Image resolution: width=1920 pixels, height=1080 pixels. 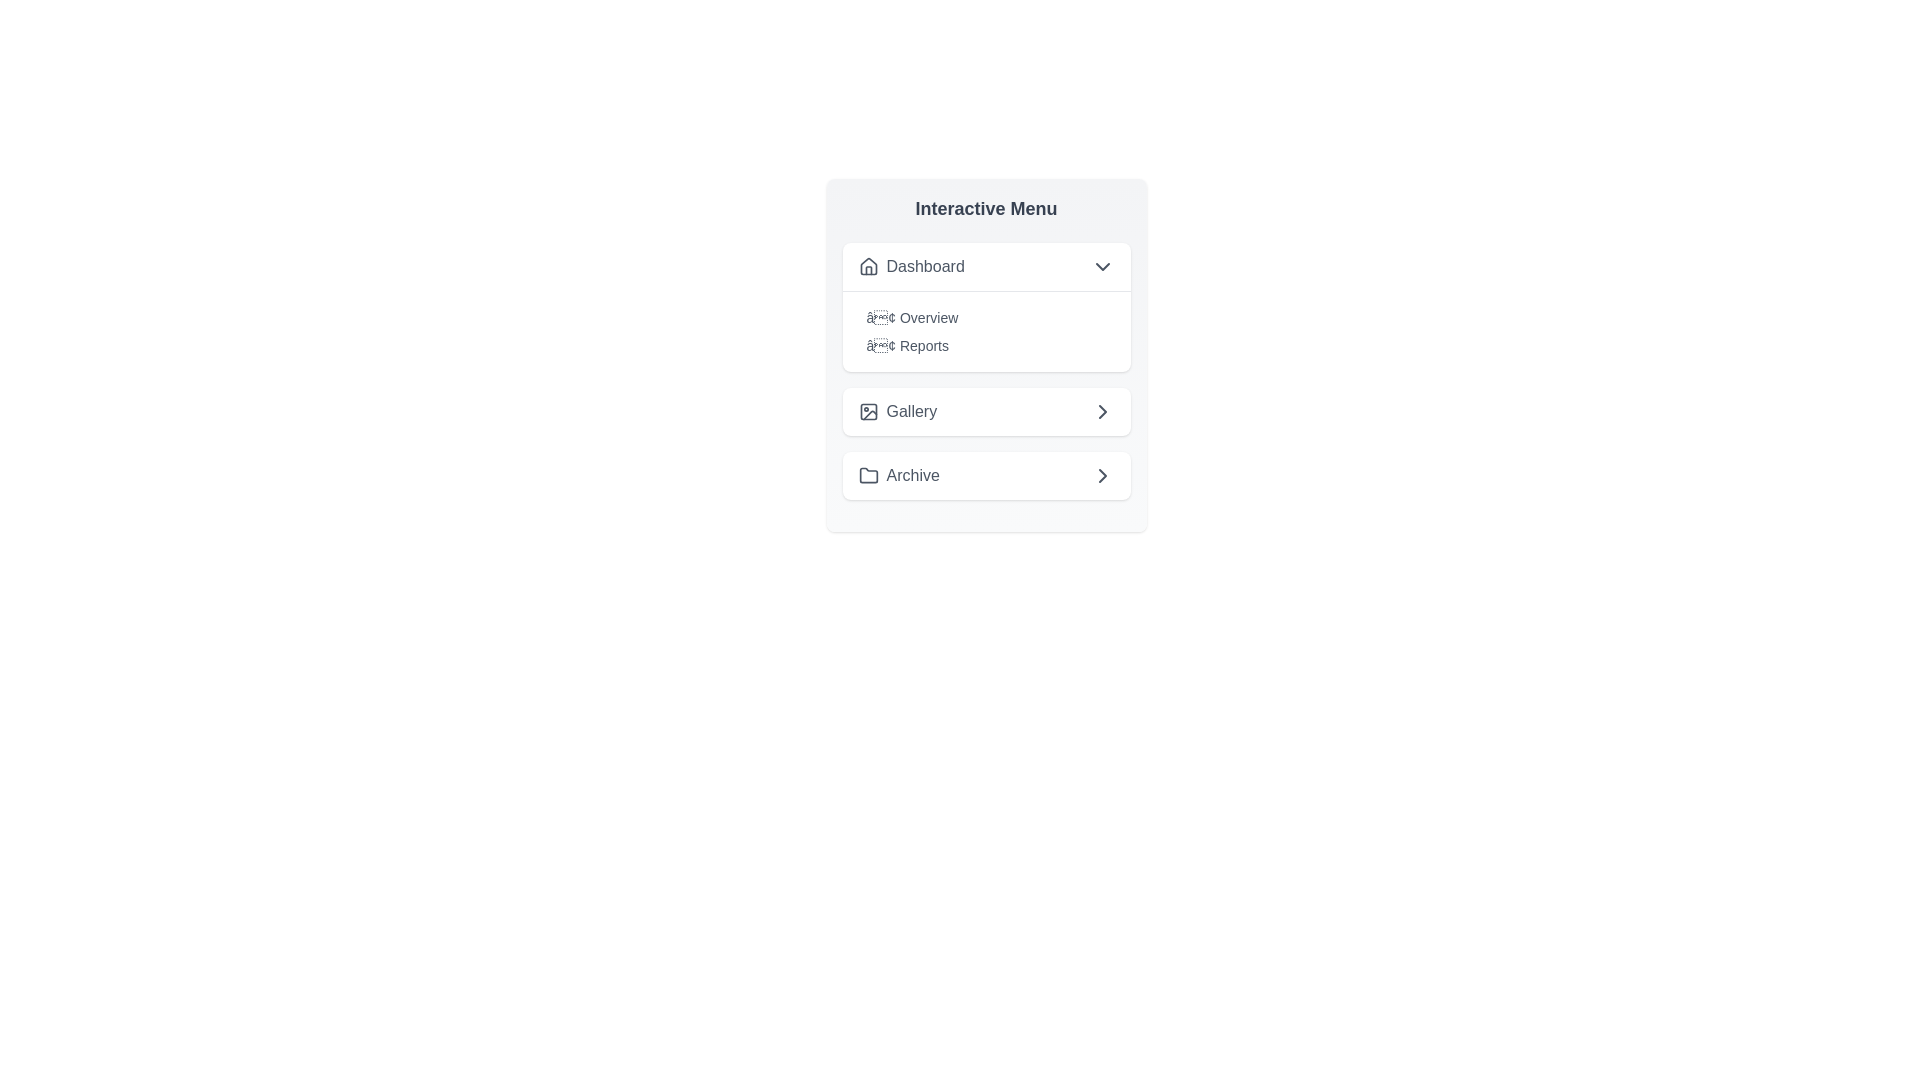 What do you see at coordinates (868, 475) in the screenshot?
I see `the icon of the section Archive` at bounding box center [868, 475].